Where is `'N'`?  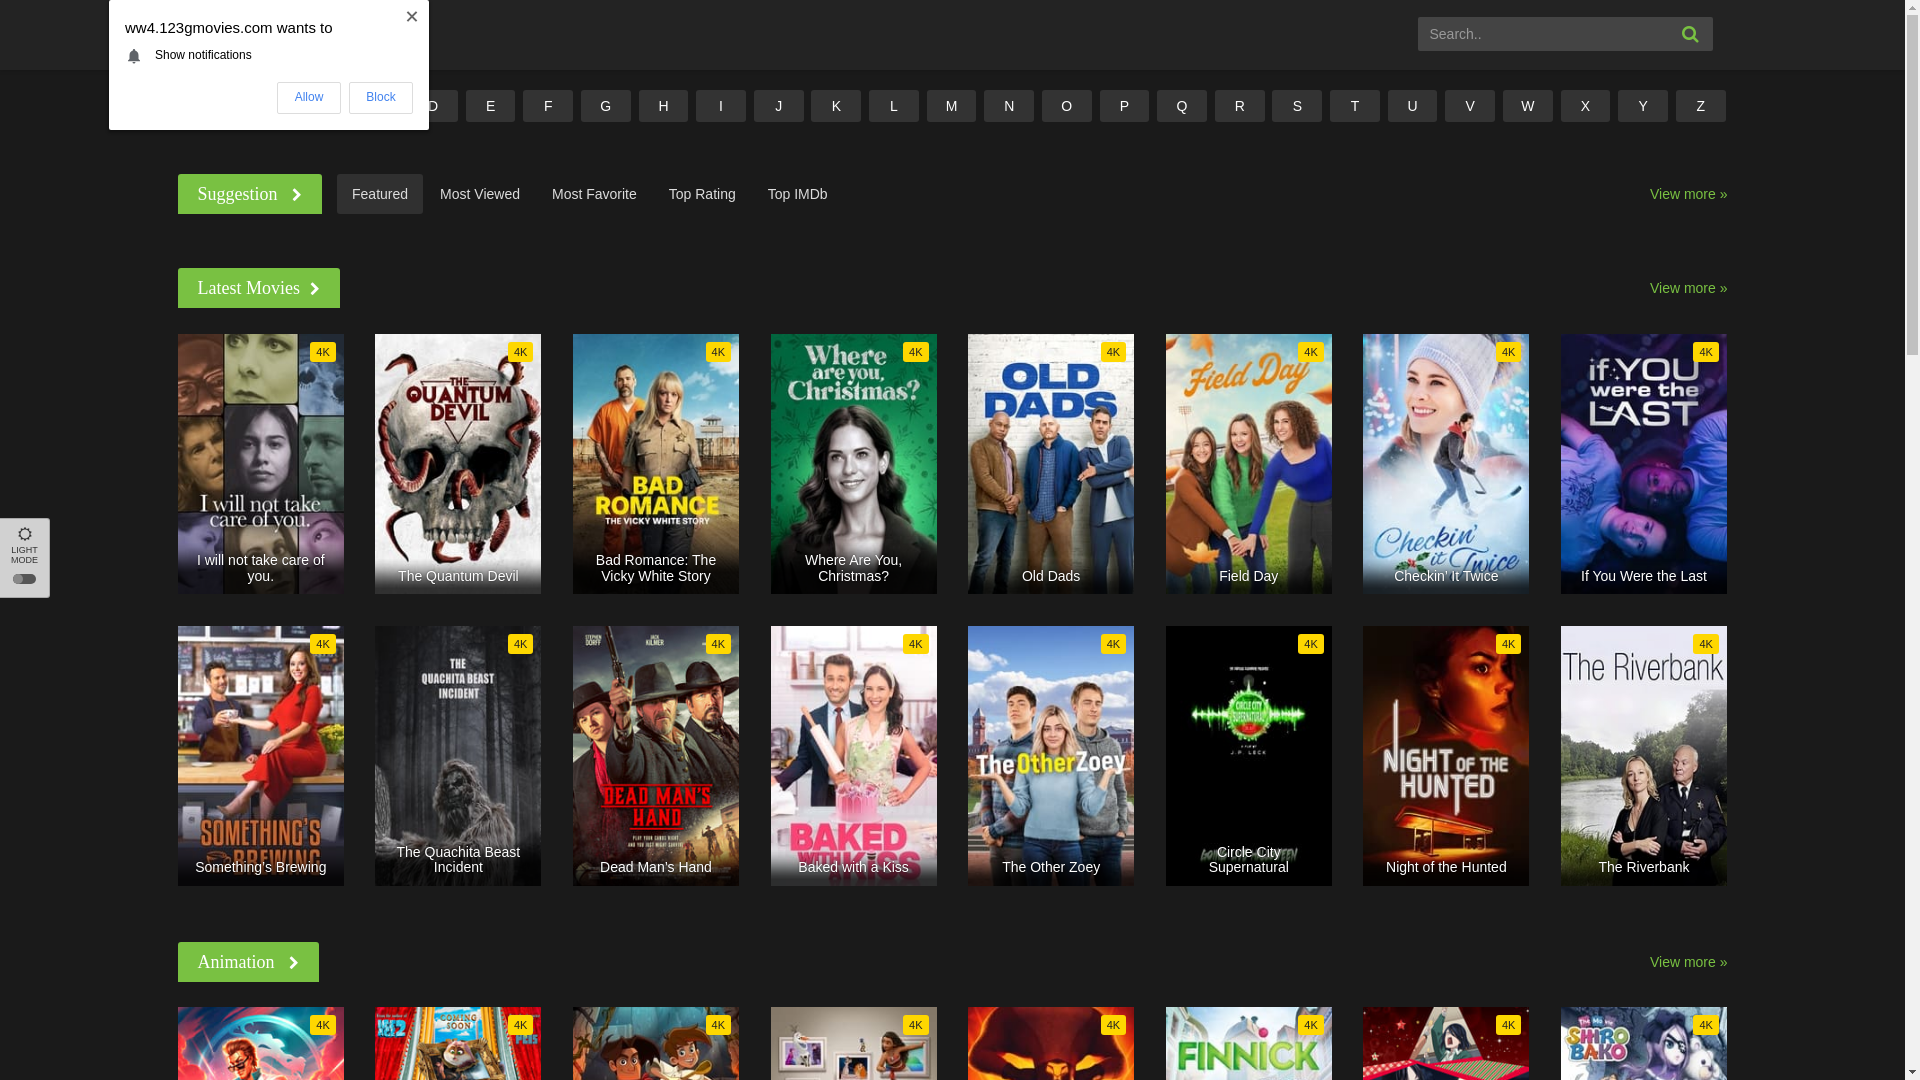
'N' is located at coordinates (983, 105).